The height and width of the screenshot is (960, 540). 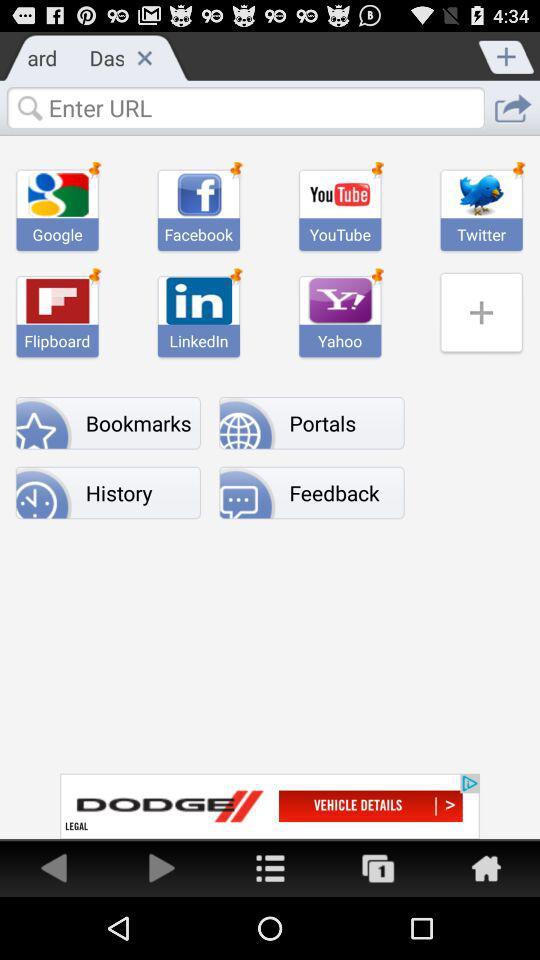 What do you see at coordinates (143, 56) in the screenshot?
I see `this tab` at bounding box center [143, 56].